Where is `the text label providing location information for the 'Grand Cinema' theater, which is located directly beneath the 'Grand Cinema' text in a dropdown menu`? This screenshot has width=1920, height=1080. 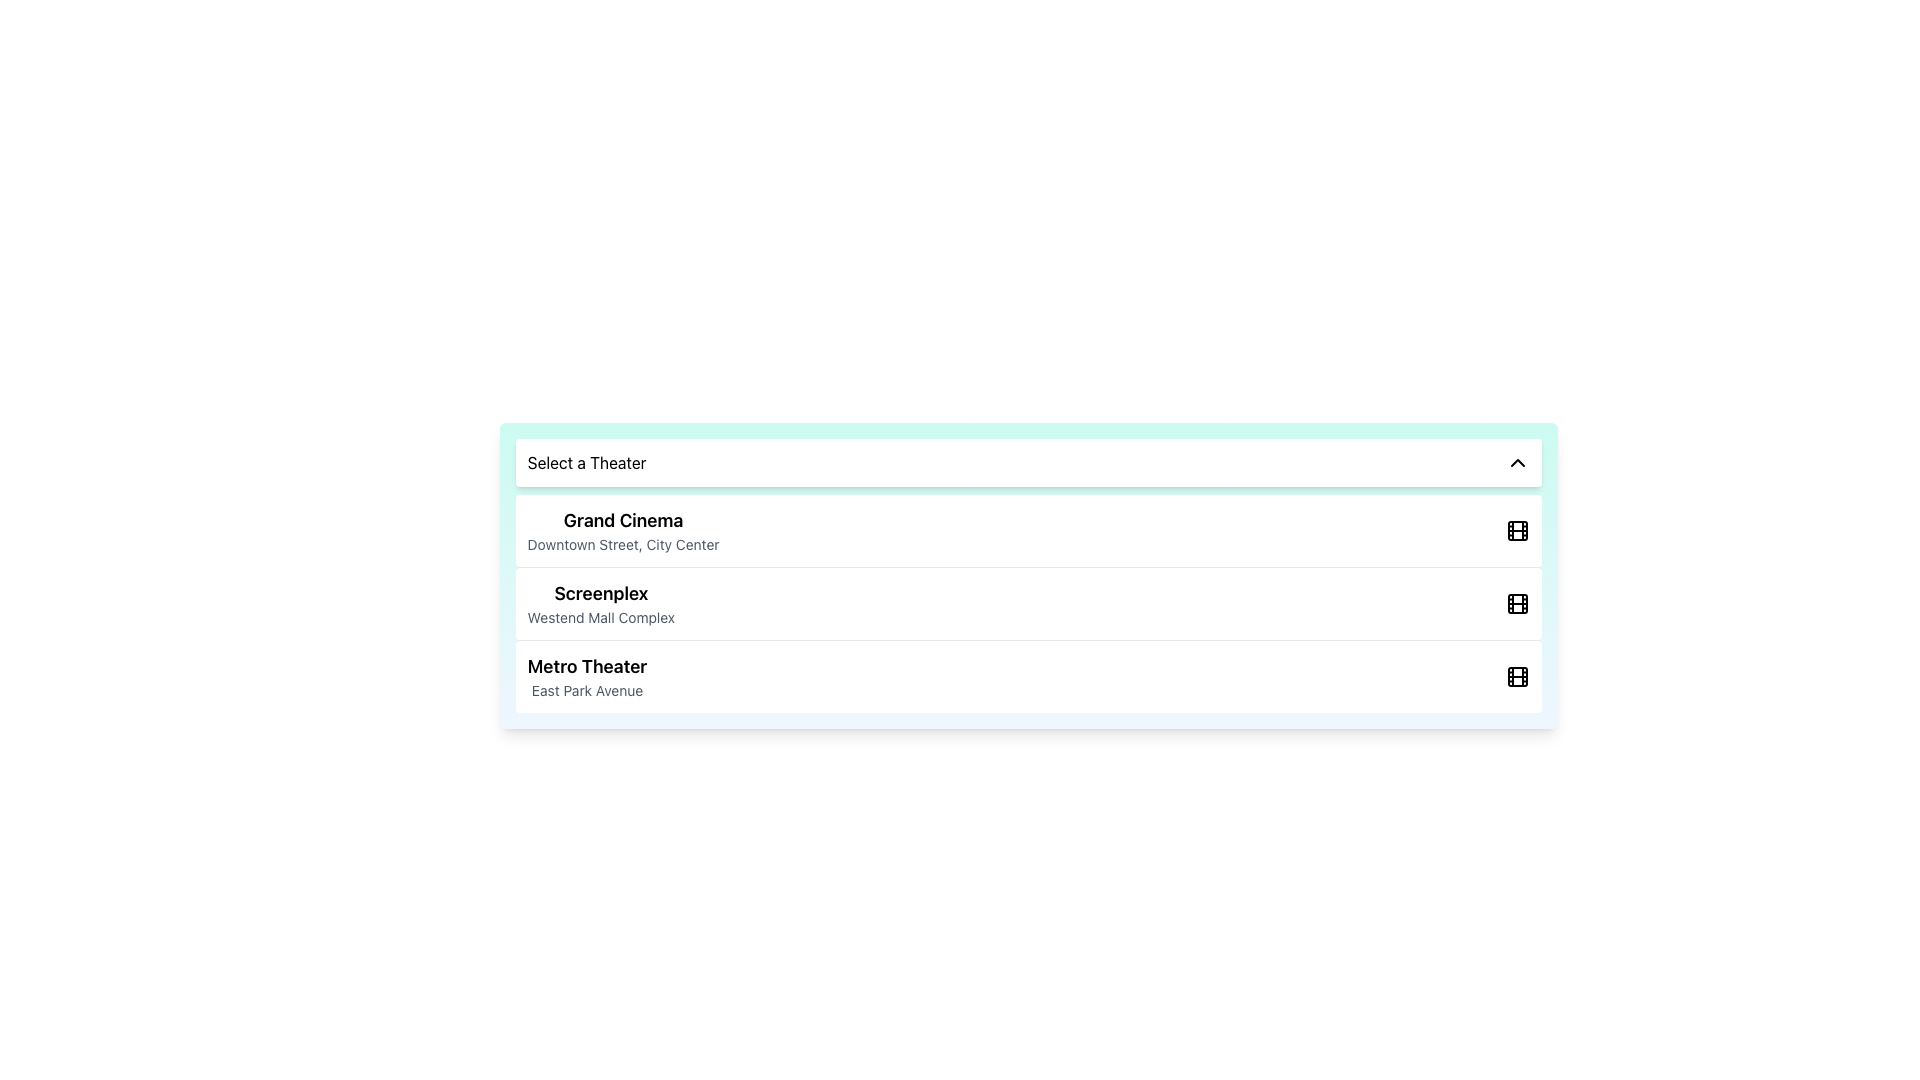 the text label providing location information for the 'Grand Cinema' theater, which is located directly beneath the 'Grand Cinema' text in a dropdown menu is located at coordinates (622, 544).